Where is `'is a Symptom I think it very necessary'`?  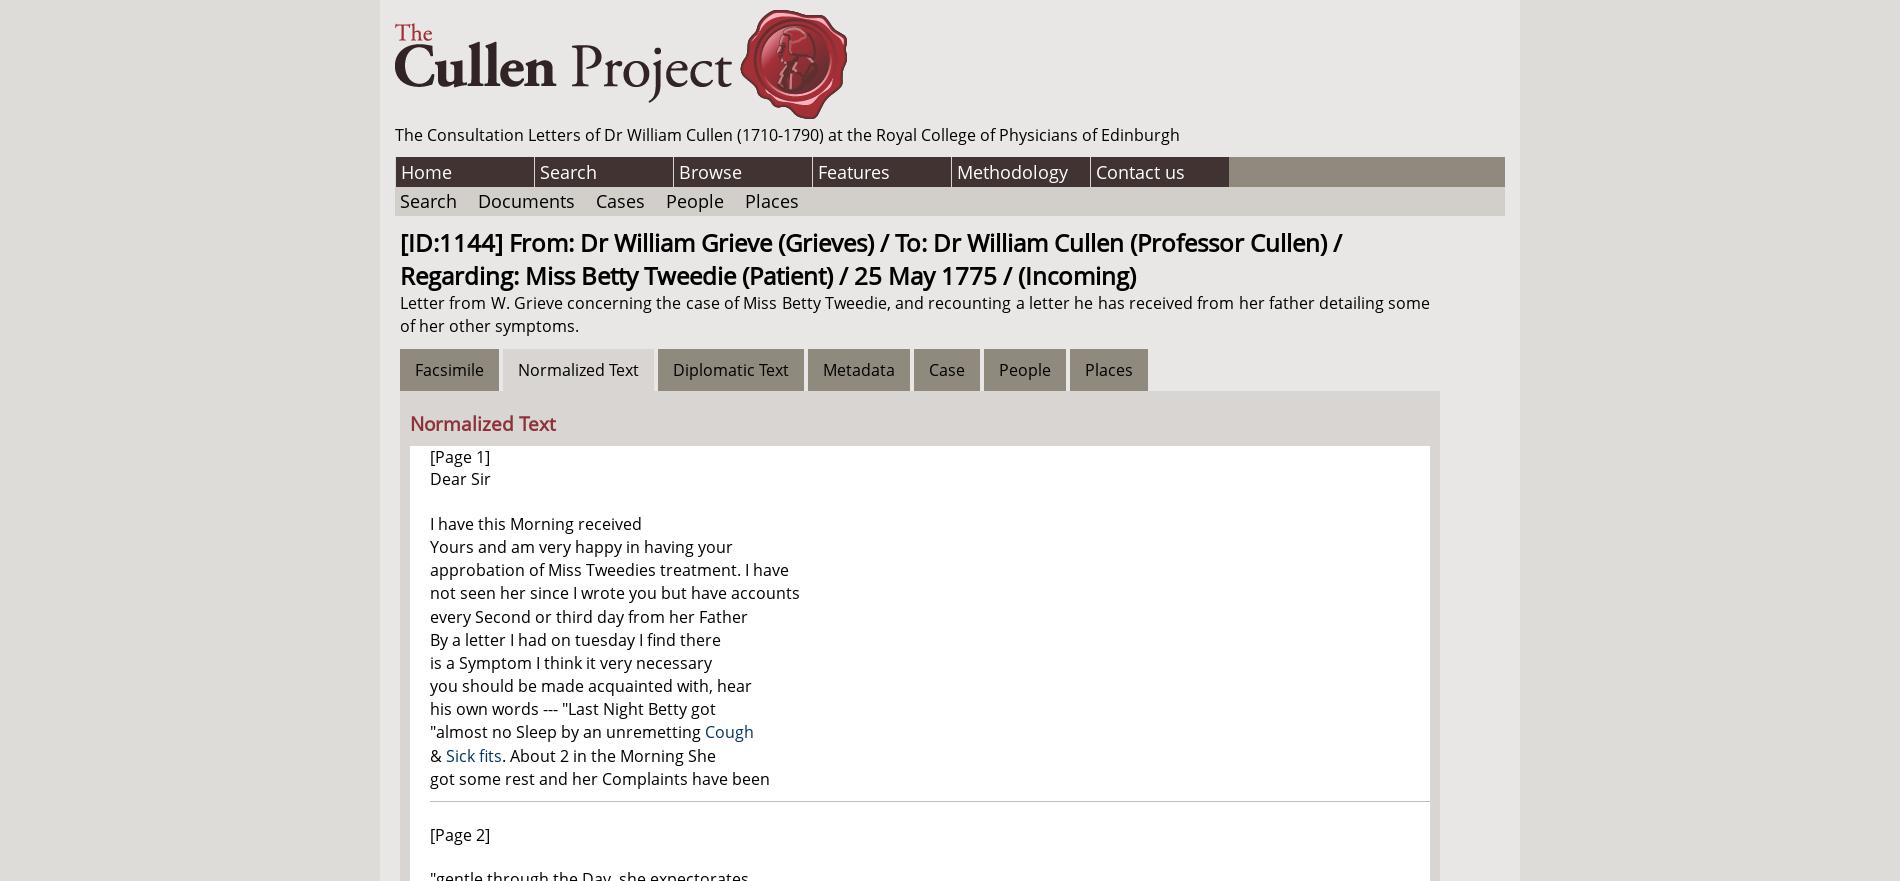 'is a Symptom I think it very necessary' is located at coordinates (570, 661).